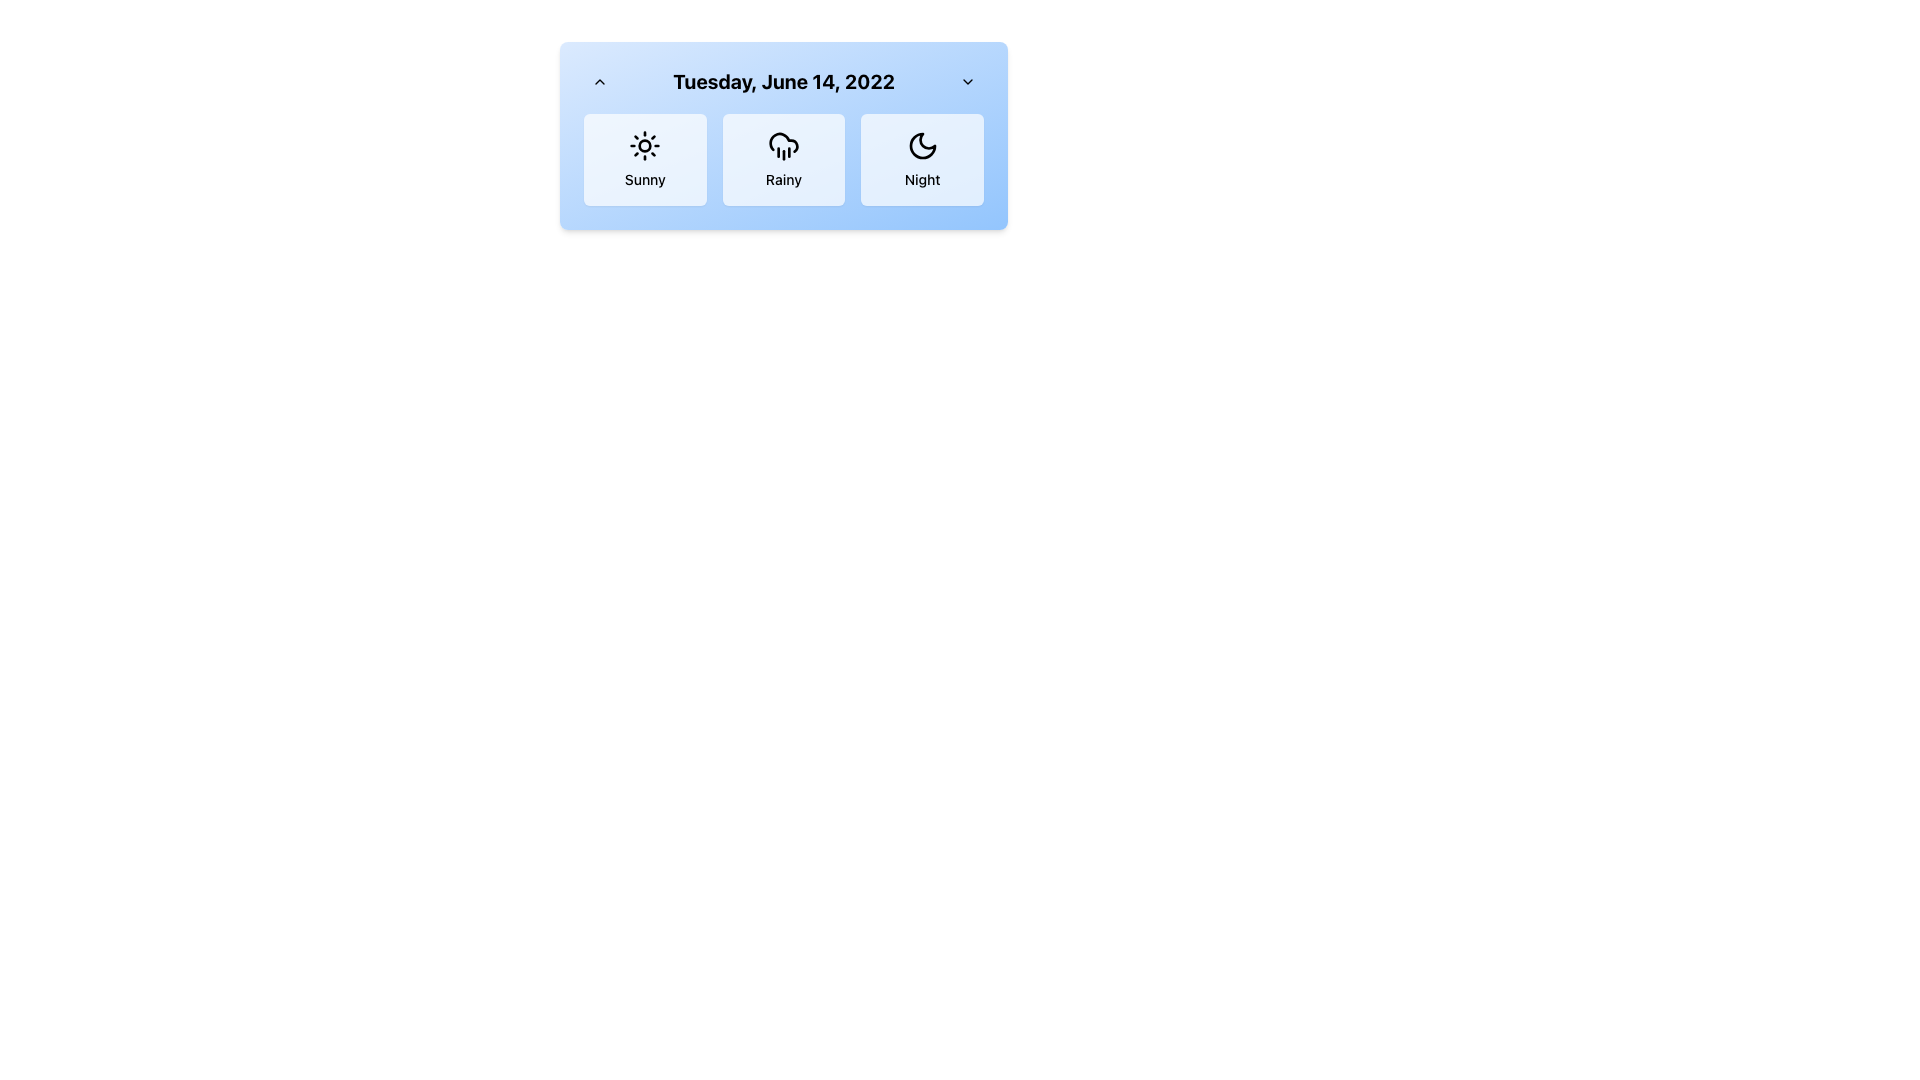  Describe the element at coordinates (599, 80) in the screenshot. I see `the small upward-pointing chevron icon, which is styled as a minimalist arrow and positioned to the left of the text 'Tuesday, June 14, 2022'` at that location.